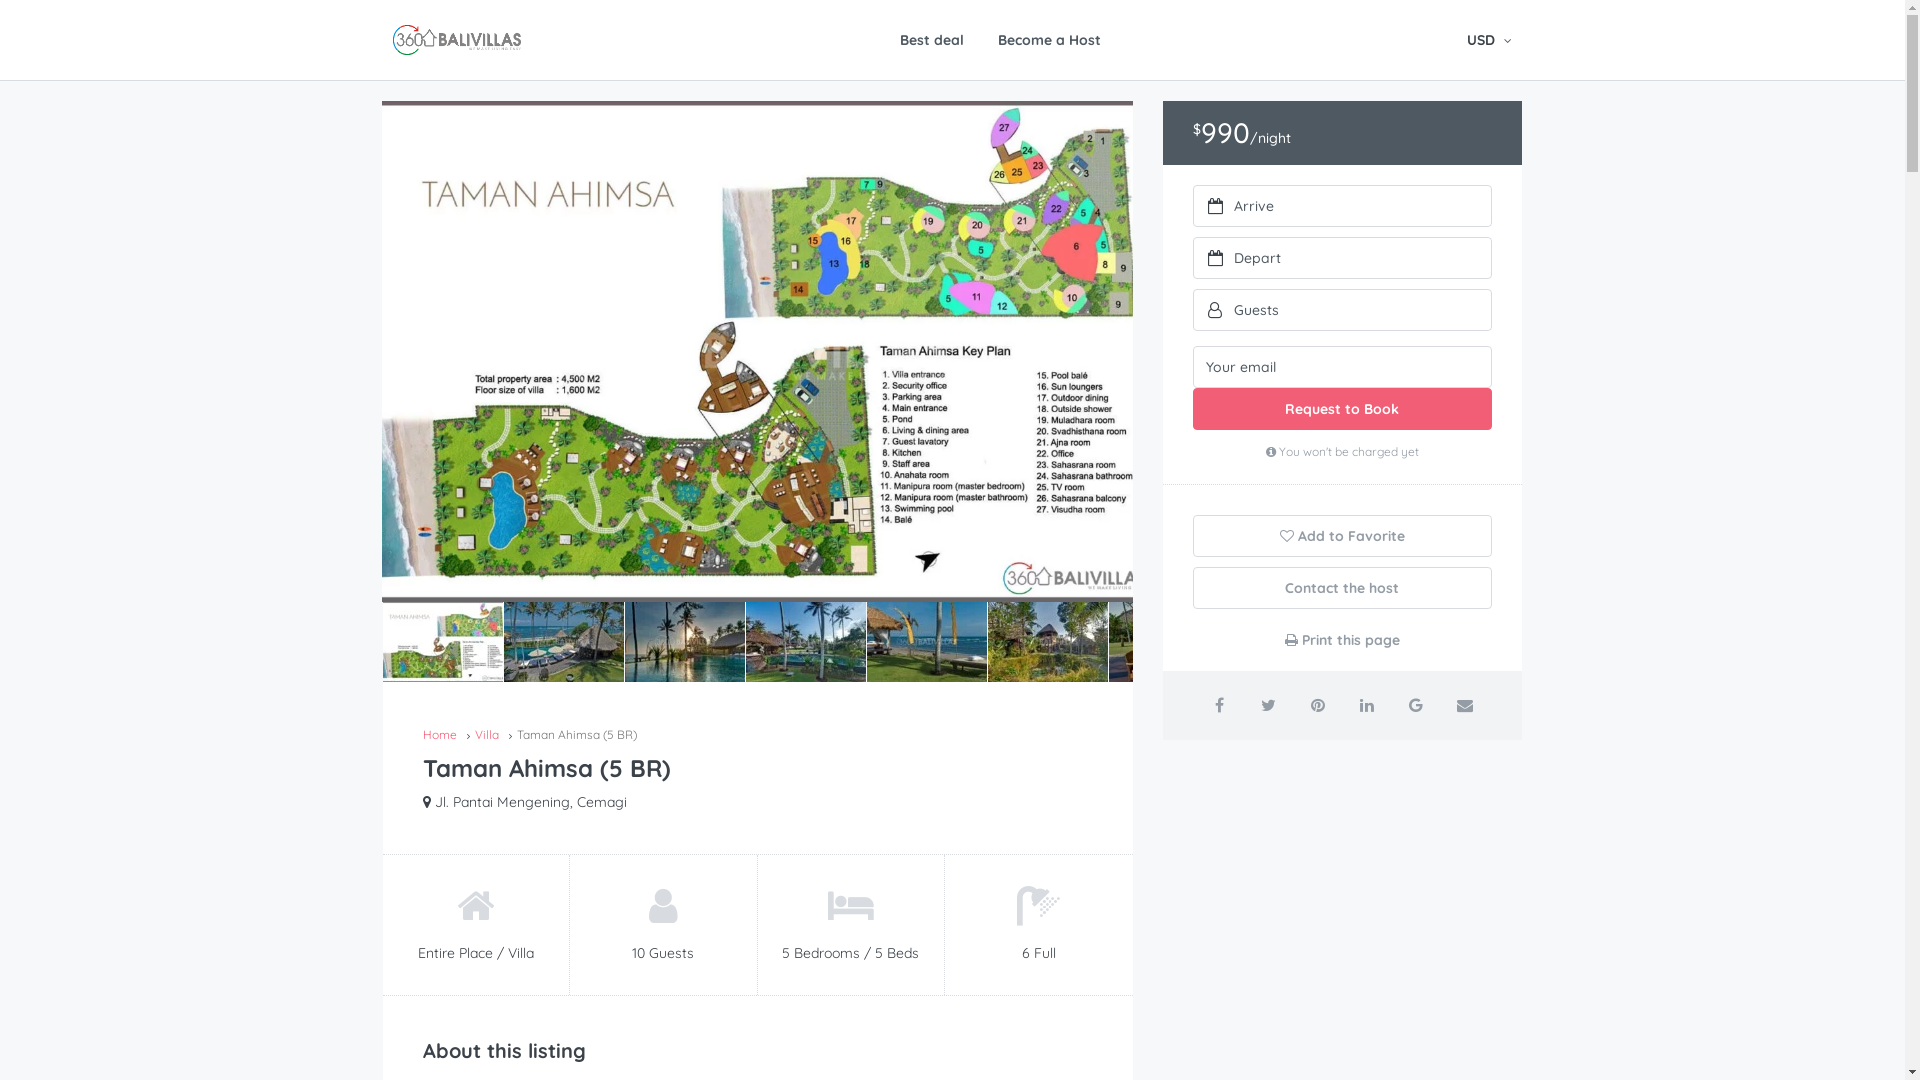 The width and height of the screenshot is (1920, 1080). What do you see at coordinates (1488, 39) in the screenshot?
I see `'USD'` at bounding box center [1488, 39].